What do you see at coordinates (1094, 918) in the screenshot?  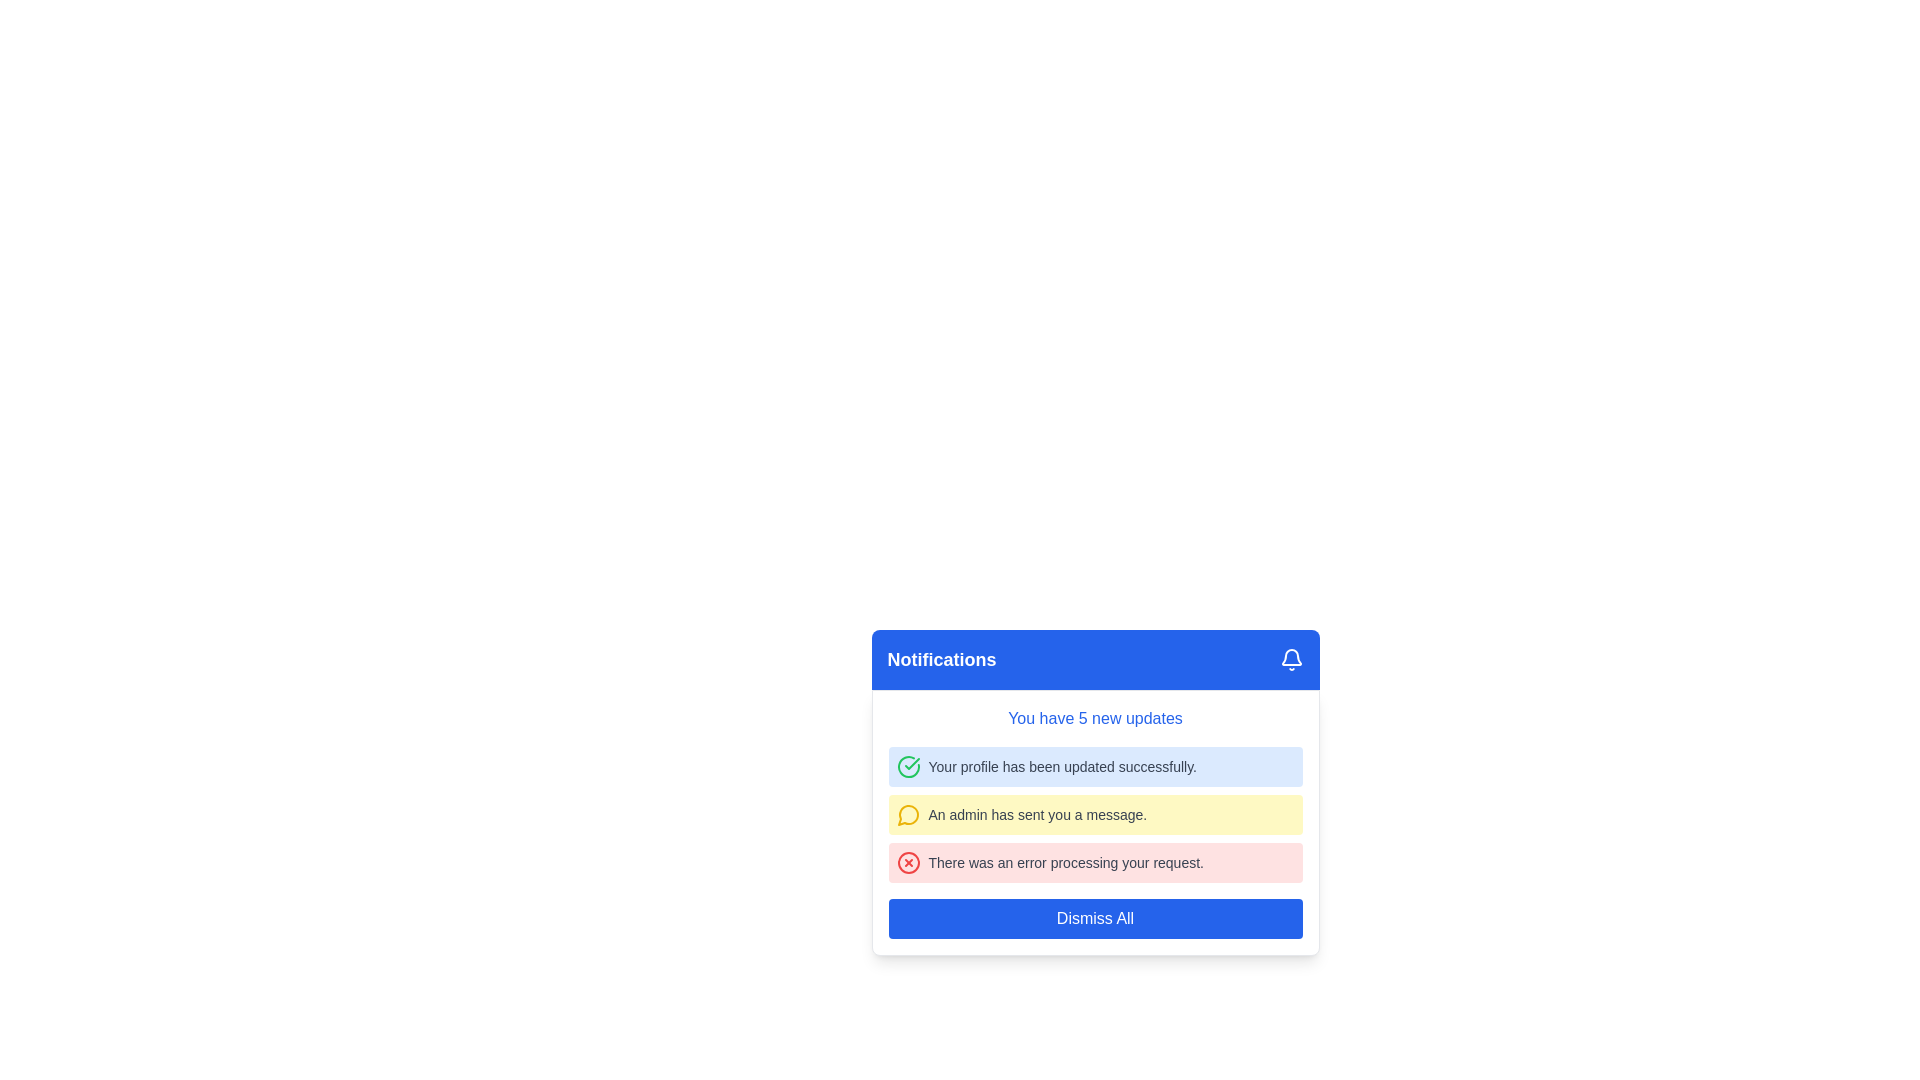 I see `the 'Dismiss All' button, which is a rectangular button with bold white text on a blue background, located at the bottom of the notification panel` at bounding box center [1094, 918].